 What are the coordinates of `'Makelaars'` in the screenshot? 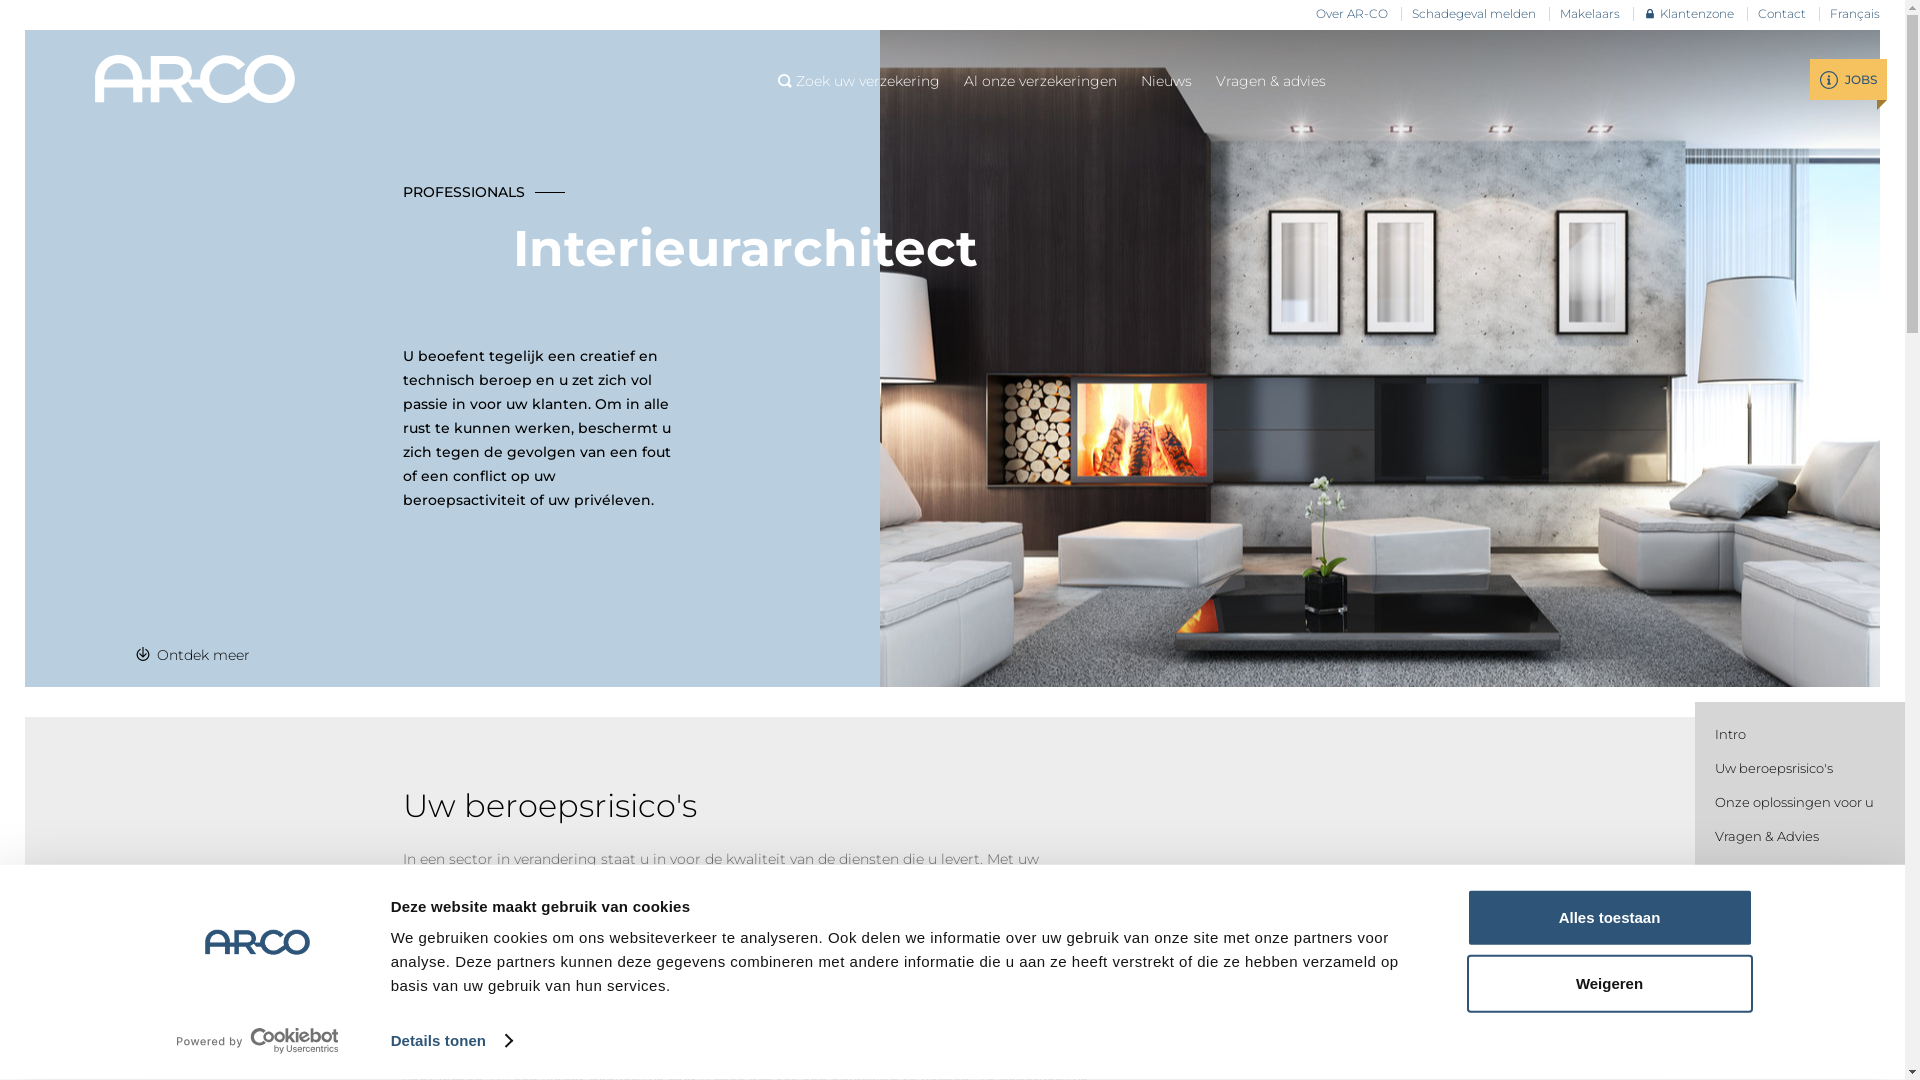 It's located at (1559, 14).